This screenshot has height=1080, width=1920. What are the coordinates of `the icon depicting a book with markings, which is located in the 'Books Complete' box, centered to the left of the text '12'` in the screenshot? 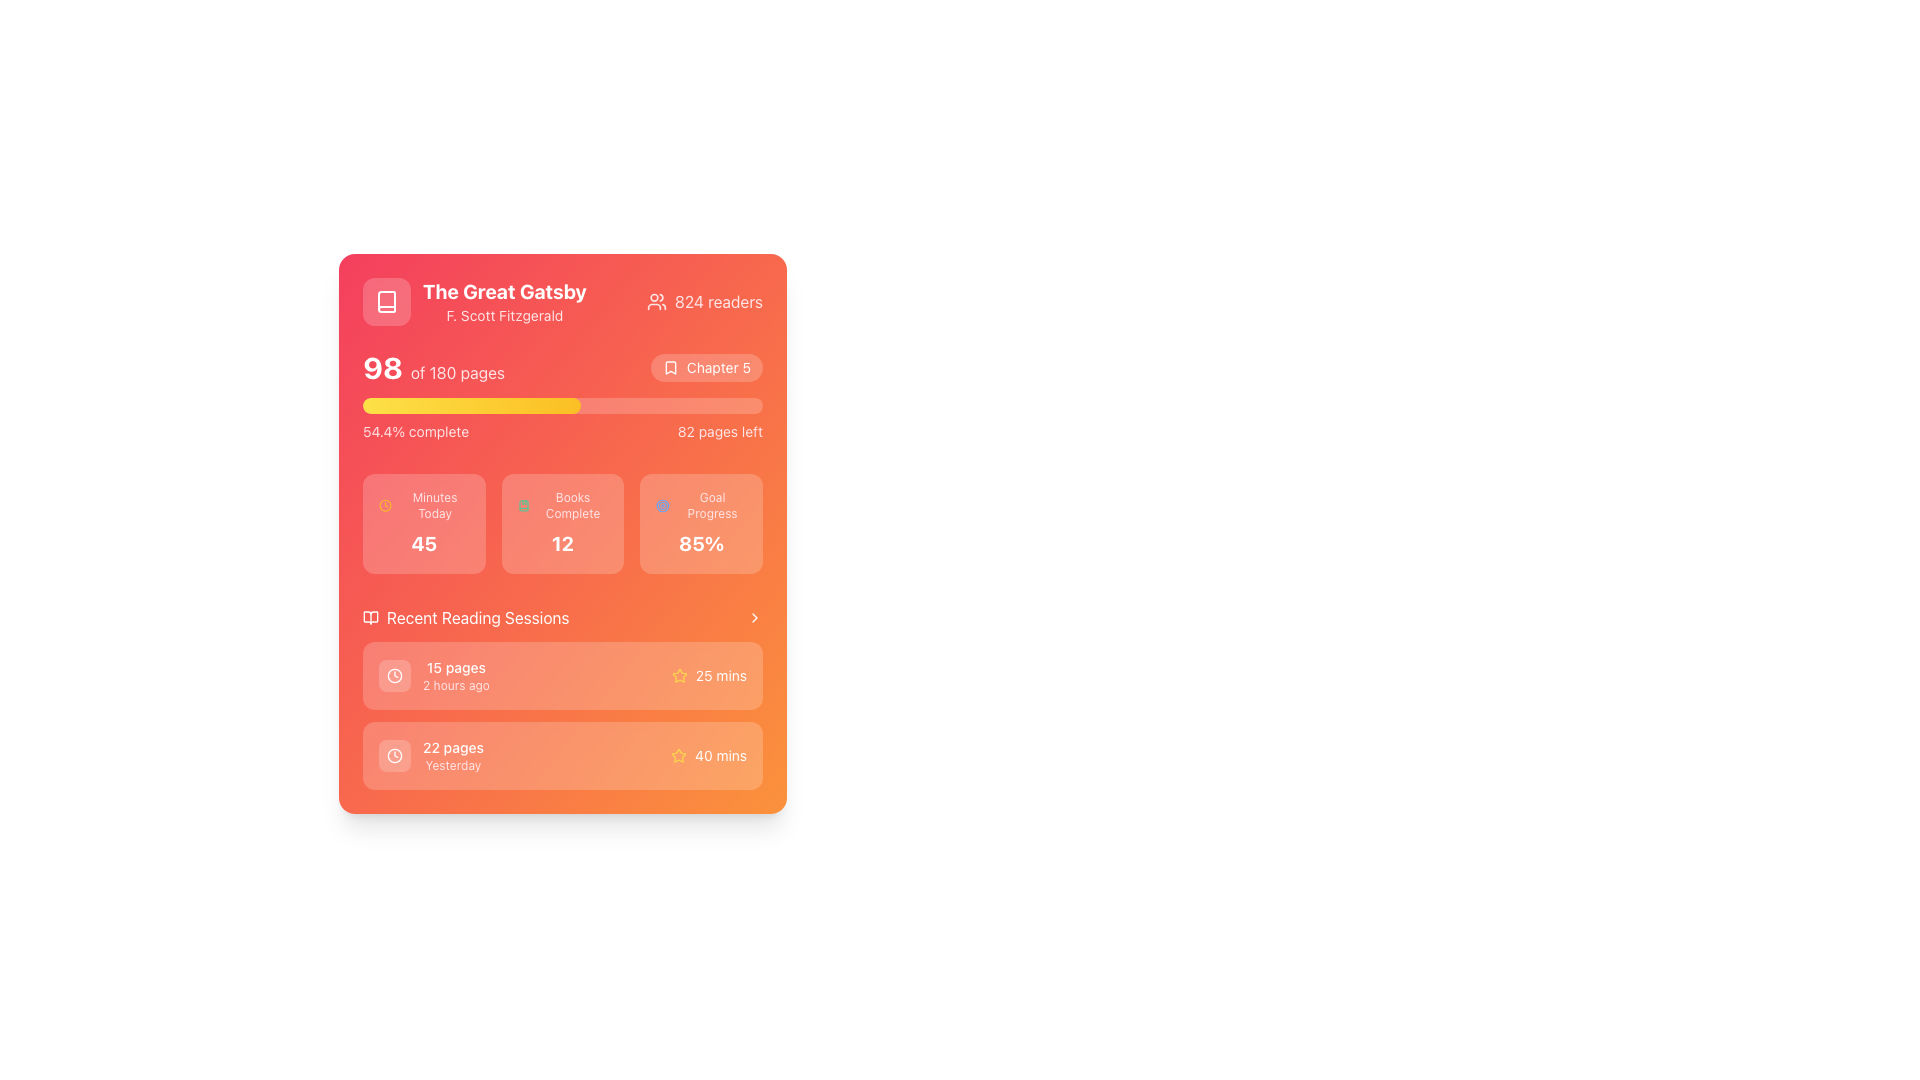 It's located at (523, 504).